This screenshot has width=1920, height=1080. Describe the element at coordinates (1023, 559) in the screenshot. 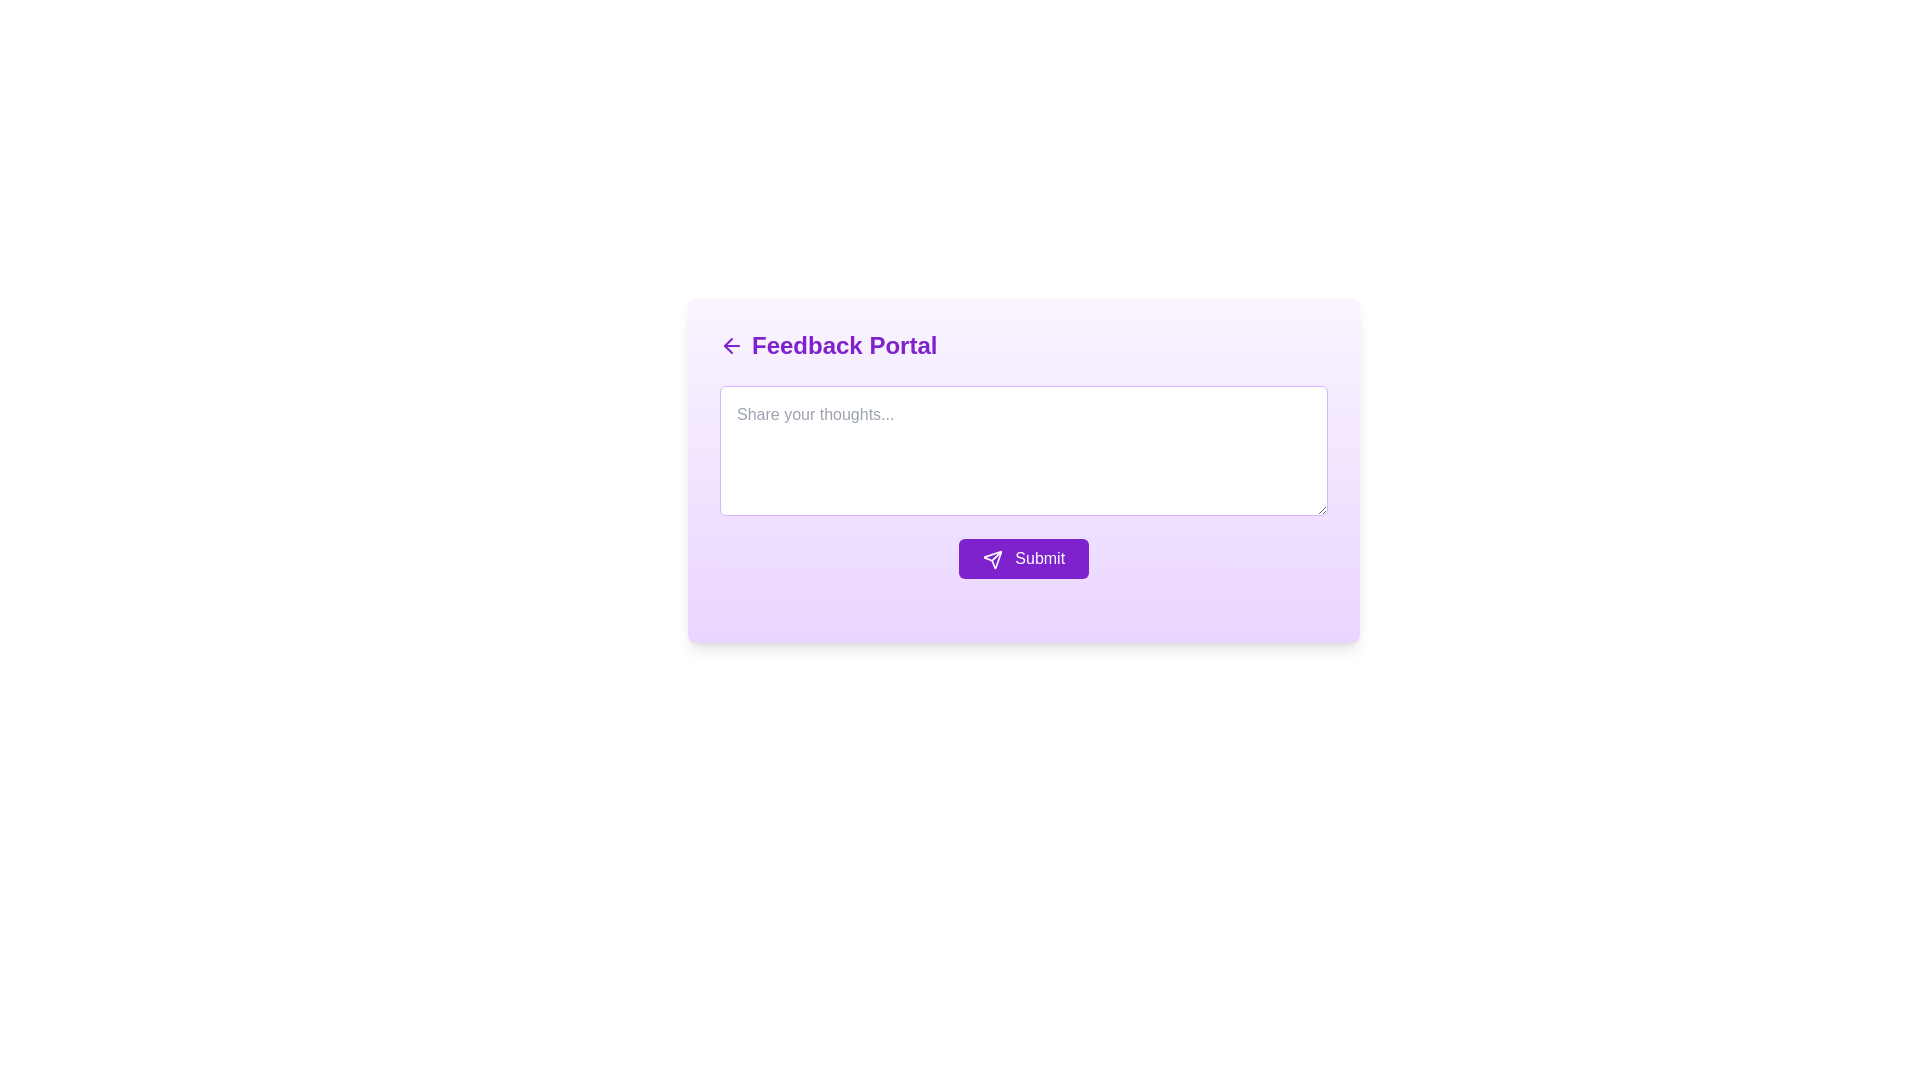

I see `the button located at the bottom of the feedback form card` at that location.